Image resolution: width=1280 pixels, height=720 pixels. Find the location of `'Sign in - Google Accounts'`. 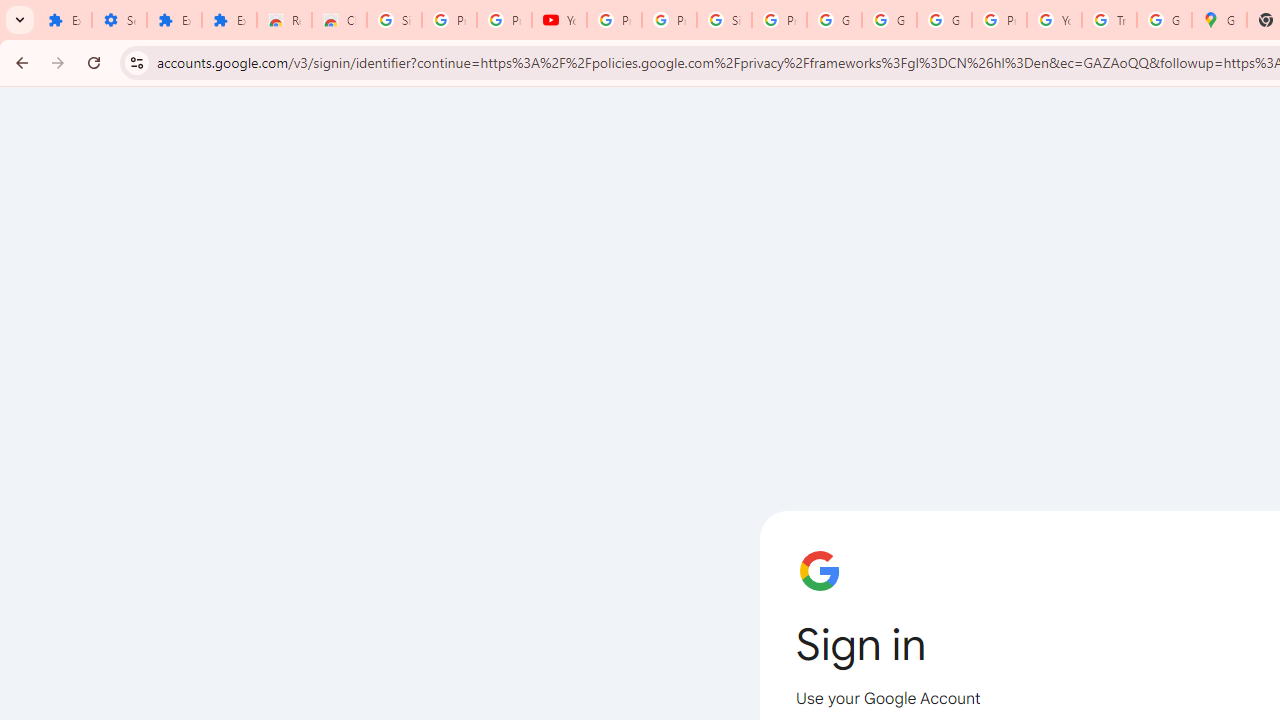

'Sign in - Google Accounts' is located at coordinates (724, 20).